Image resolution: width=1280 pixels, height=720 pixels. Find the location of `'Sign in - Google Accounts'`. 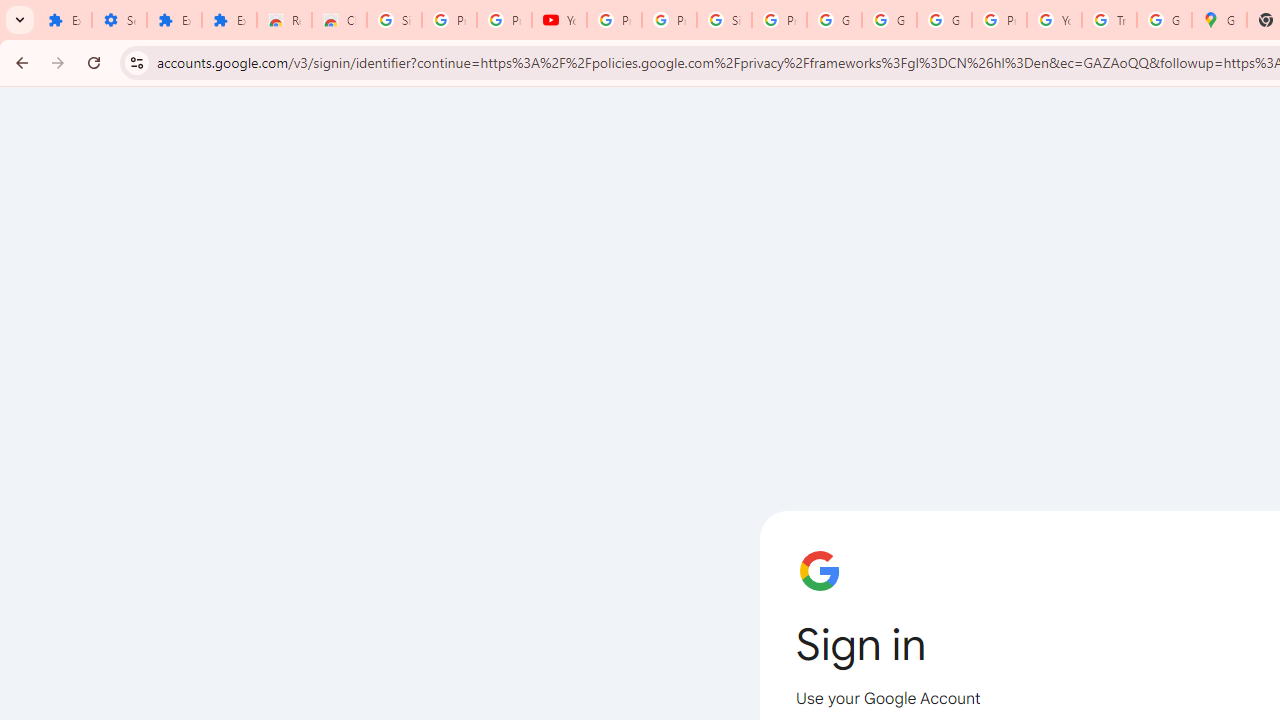

'Sign in - Google Accounts' is located at coordinates (724, 20).